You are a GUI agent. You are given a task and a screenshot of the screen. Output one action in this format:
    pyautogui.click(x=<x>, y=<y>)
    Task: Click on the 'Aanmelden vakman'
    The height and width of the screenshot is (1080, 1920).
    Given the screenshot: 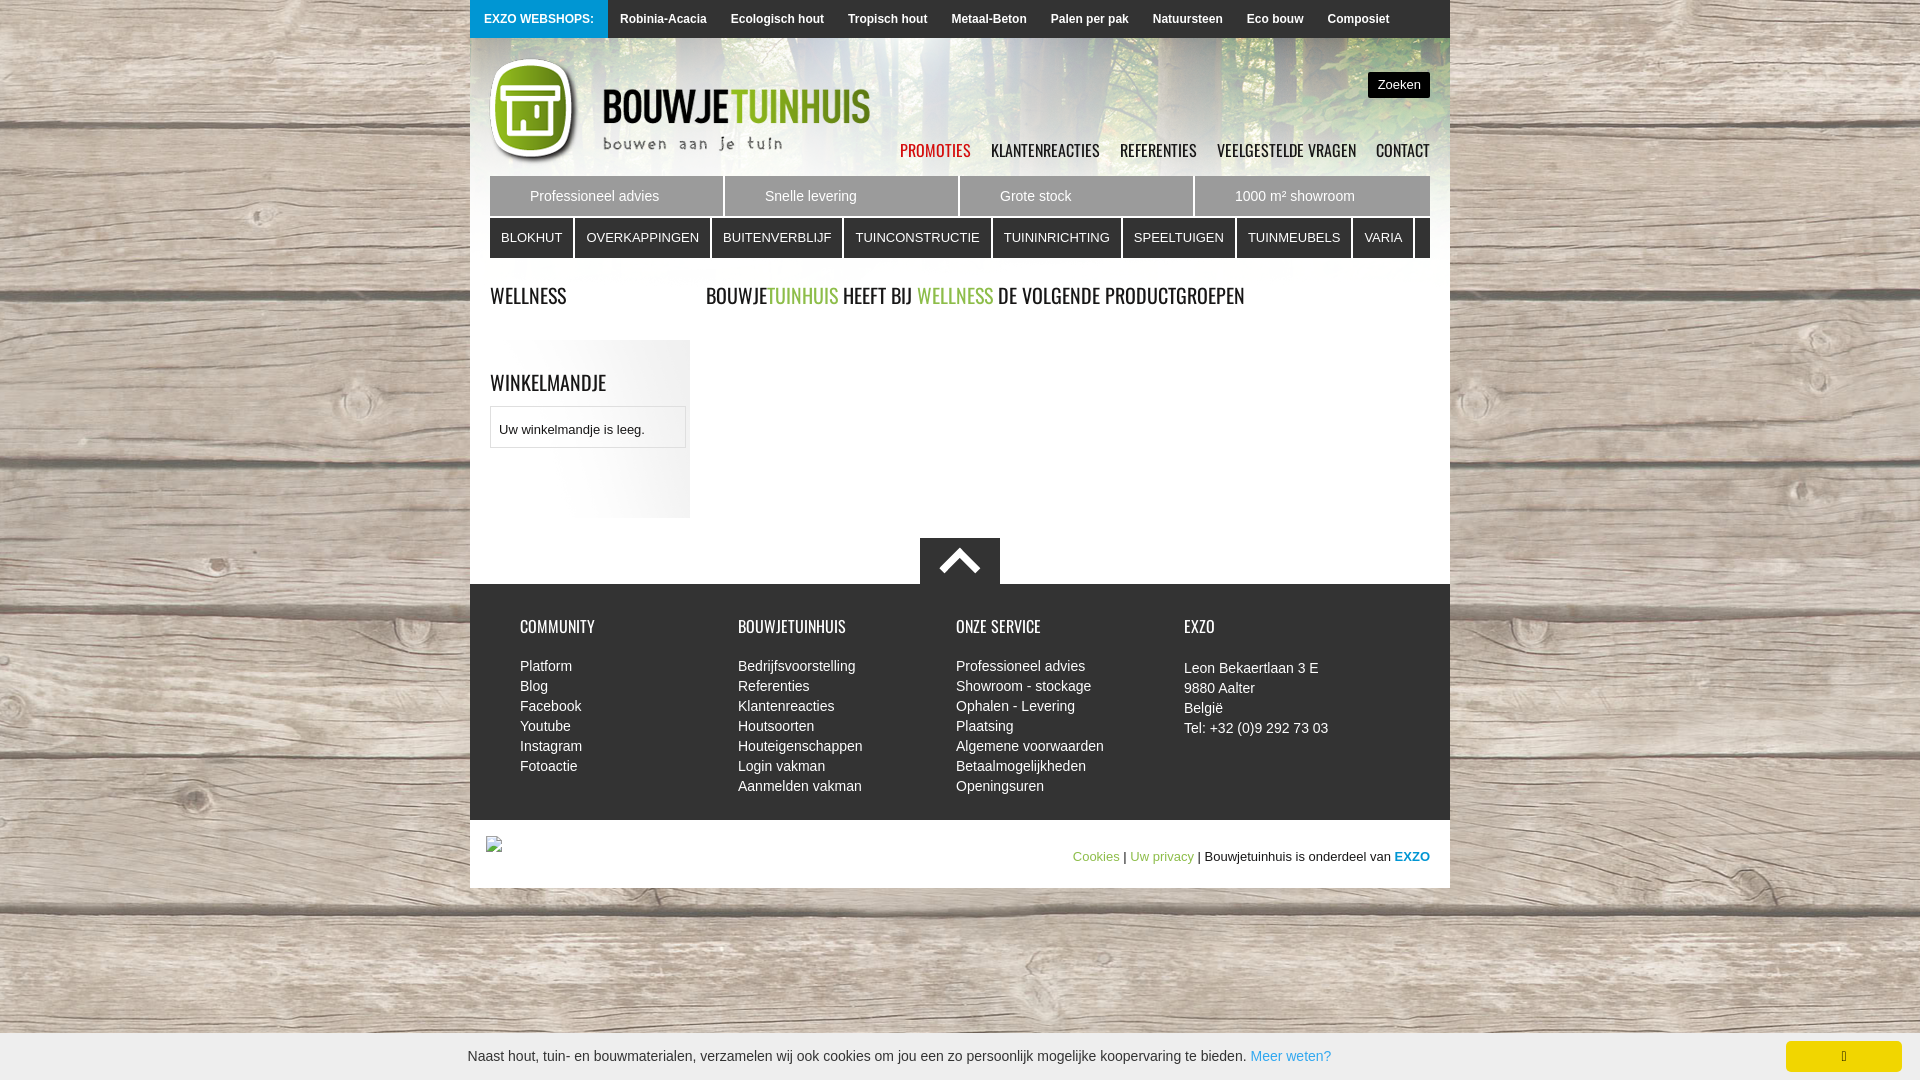 What is the action you would take?
    pyautogui.click(x=831, y=785)
    